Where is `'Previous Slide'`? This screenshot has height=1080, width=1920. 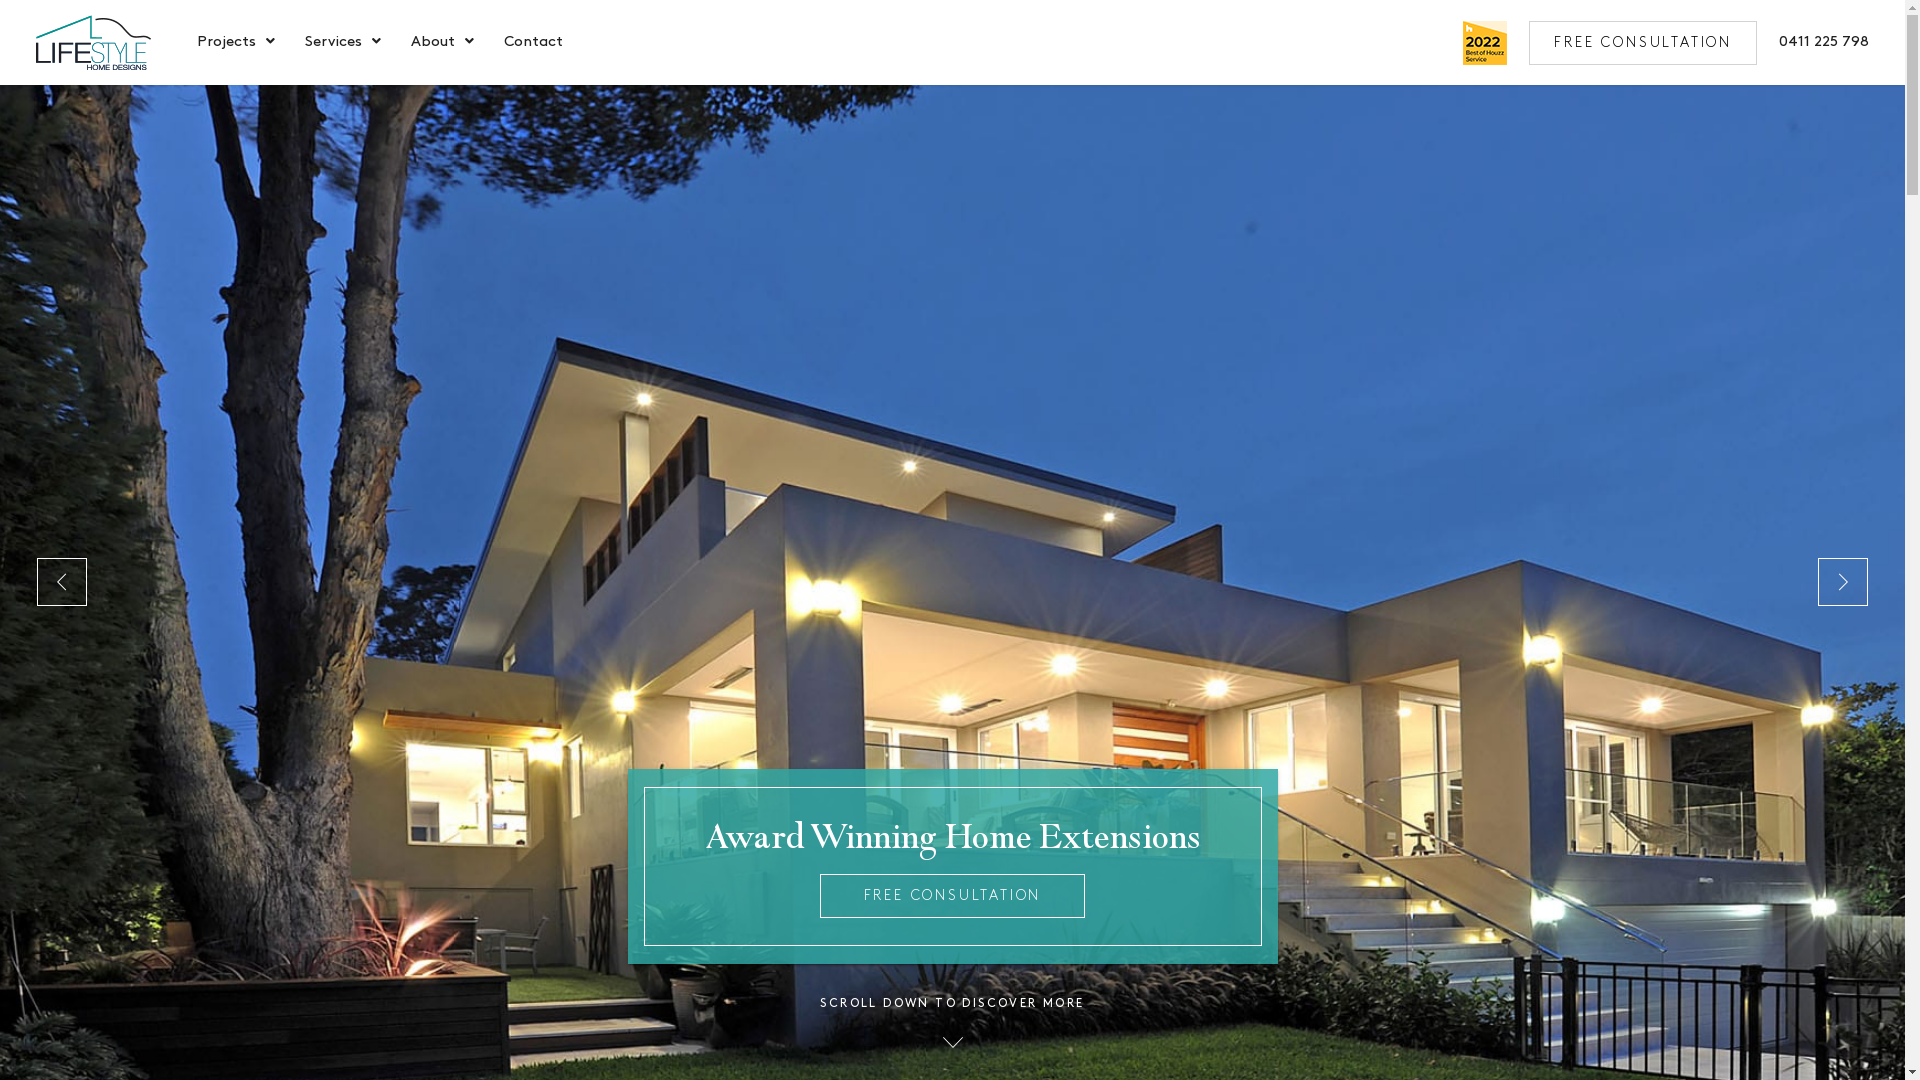
'Previous Slide' is located at coordinates (62, 582).